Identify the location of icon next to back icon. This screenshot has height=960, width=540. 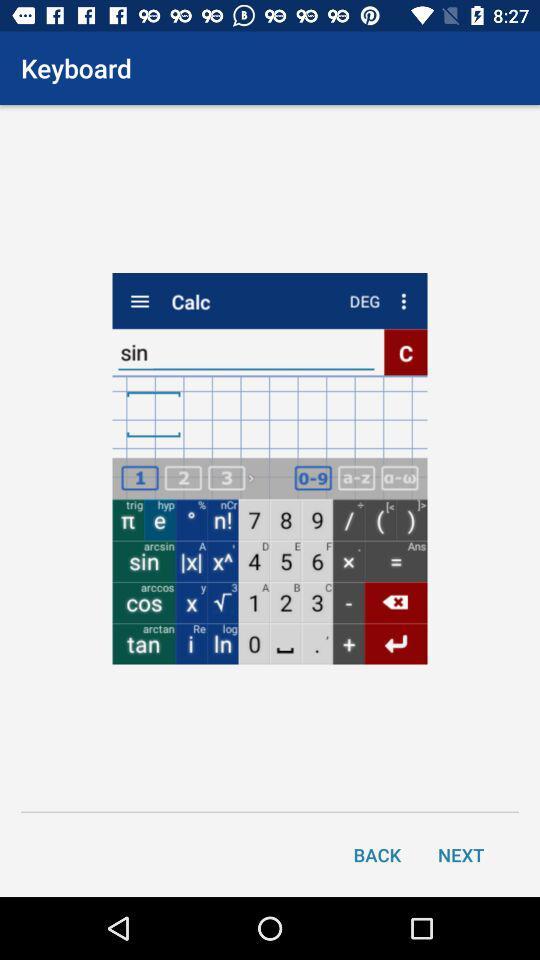
(461, 853).